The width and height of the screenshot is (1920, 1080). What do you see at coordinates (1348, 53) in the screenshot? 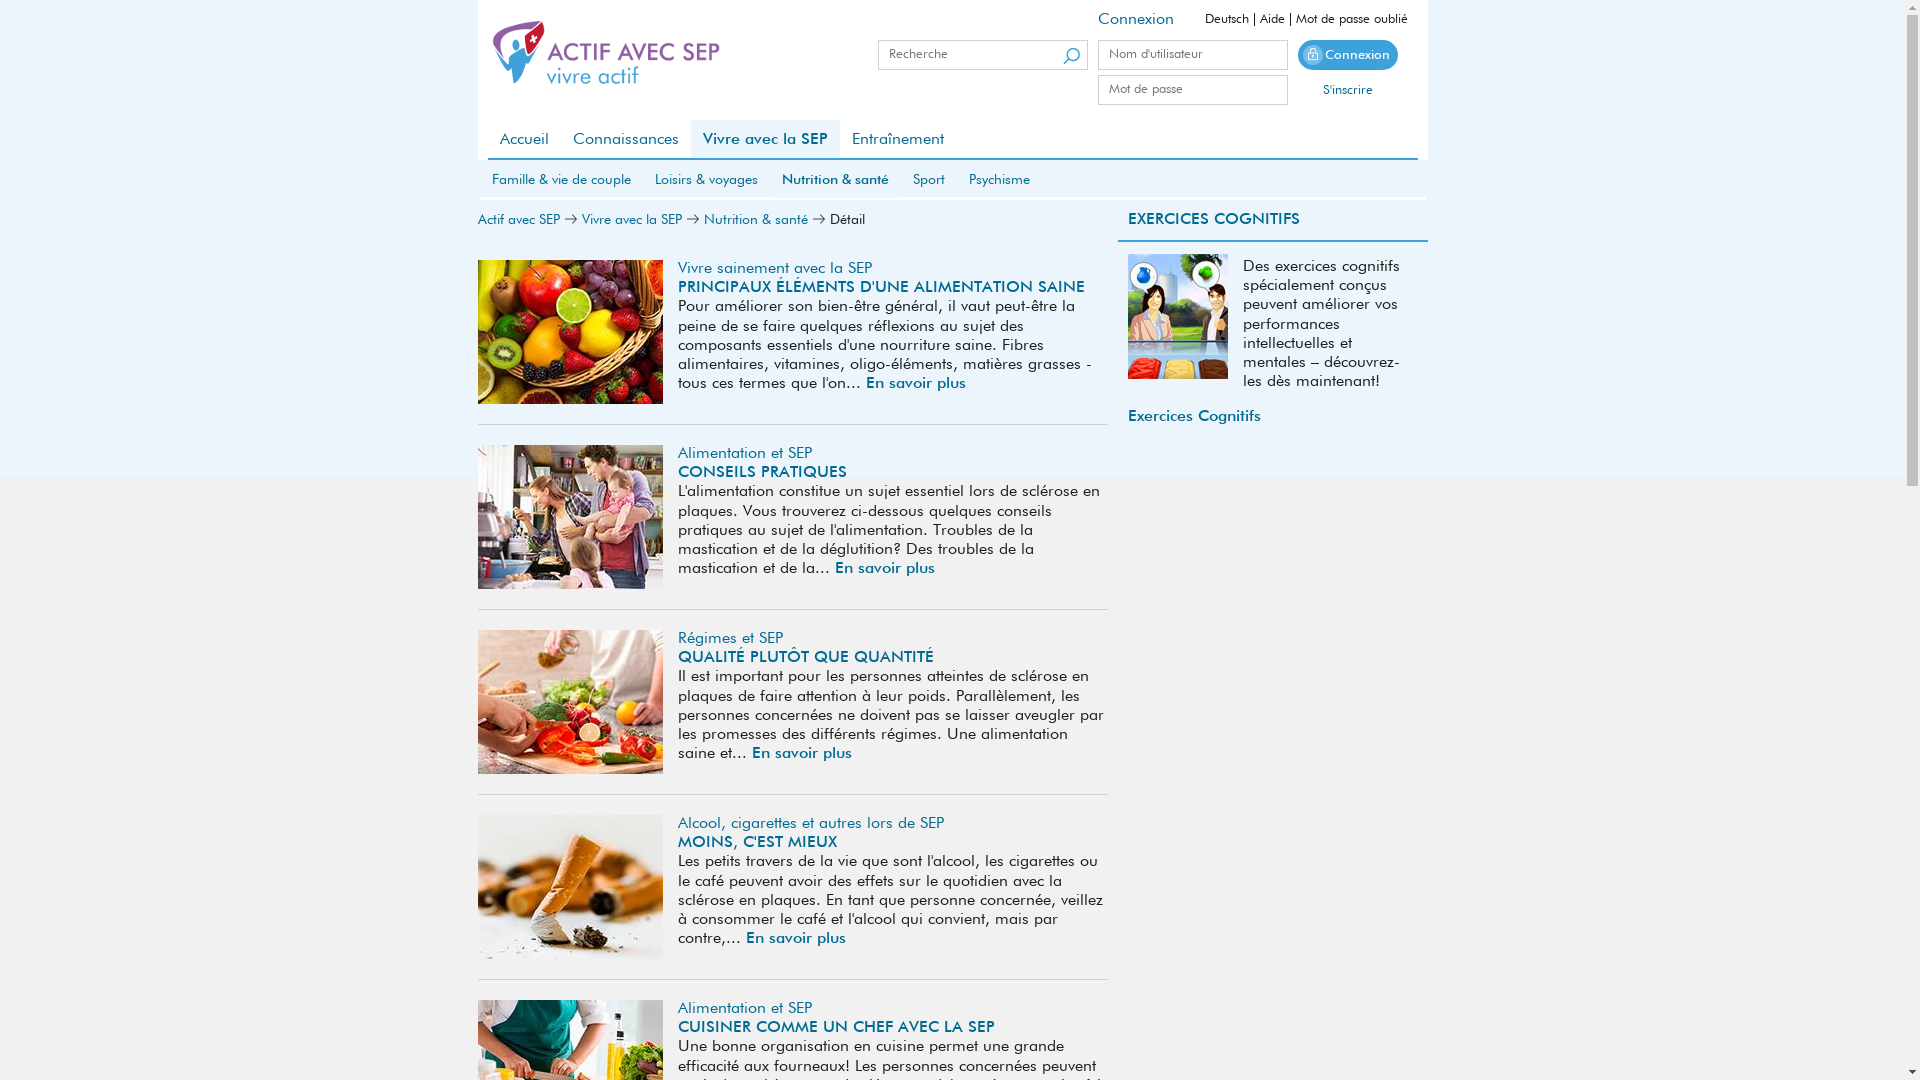
I see `'Connexion'` at bounding box center [1348, 53].